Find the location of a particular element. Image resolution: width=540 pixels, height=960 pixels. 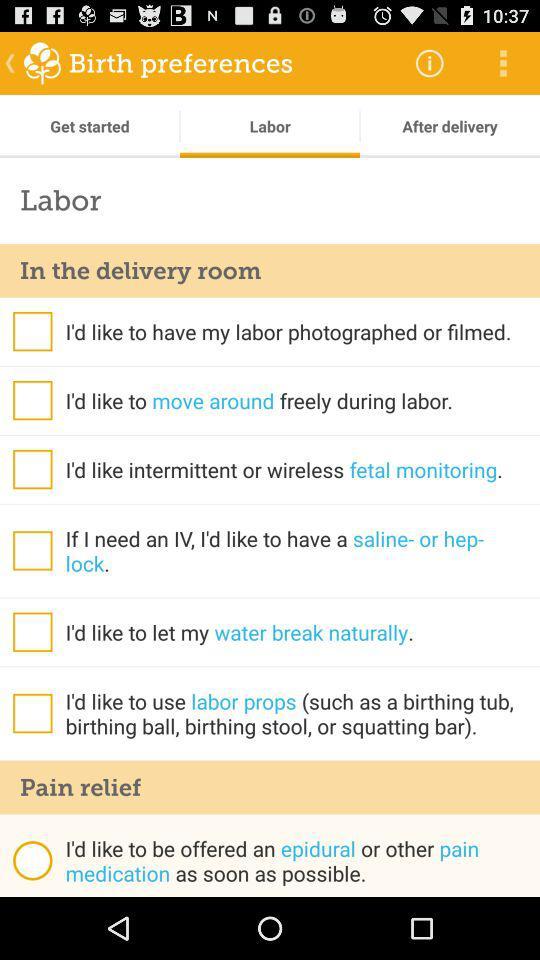

option is located at coordinates (31, 399).